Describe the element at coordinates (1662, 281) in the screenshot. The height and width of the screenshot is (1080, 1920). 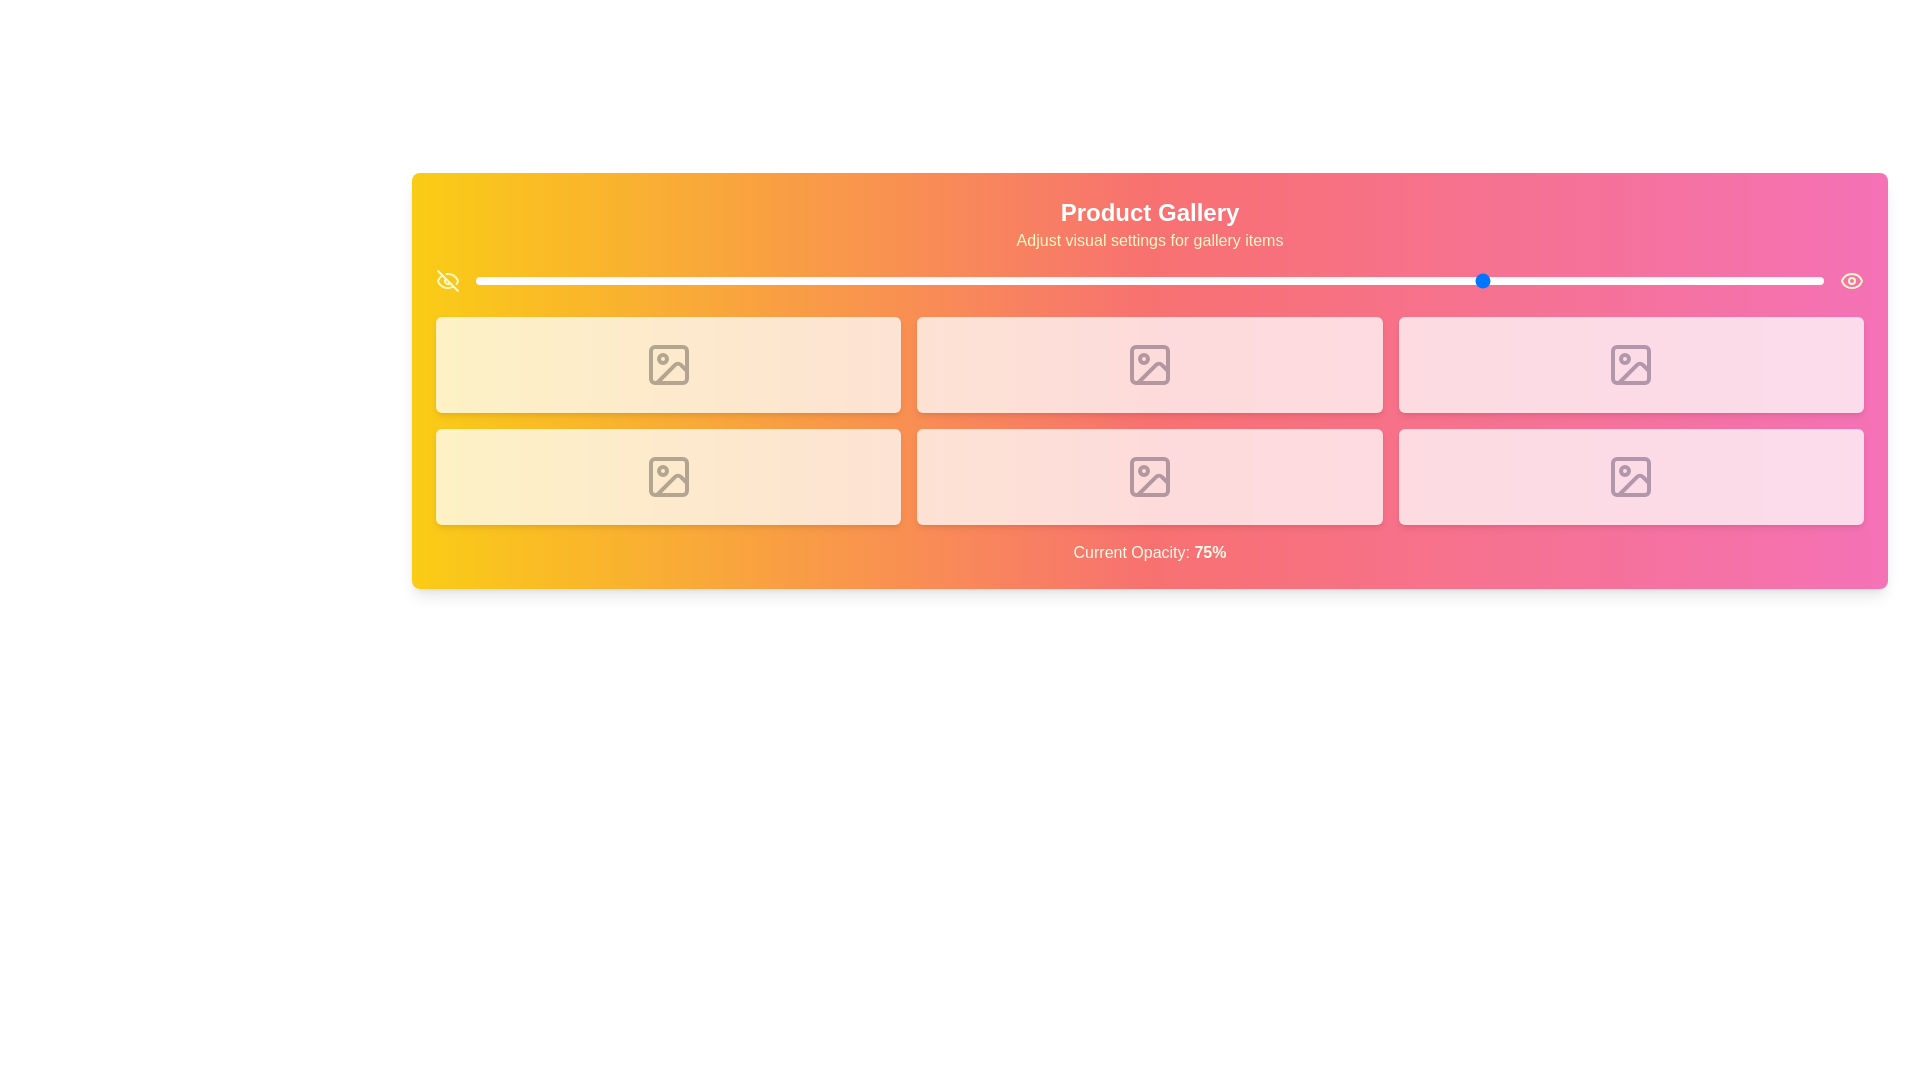
I see `the opacity of the gallery items to 88% using the slider` at that location.